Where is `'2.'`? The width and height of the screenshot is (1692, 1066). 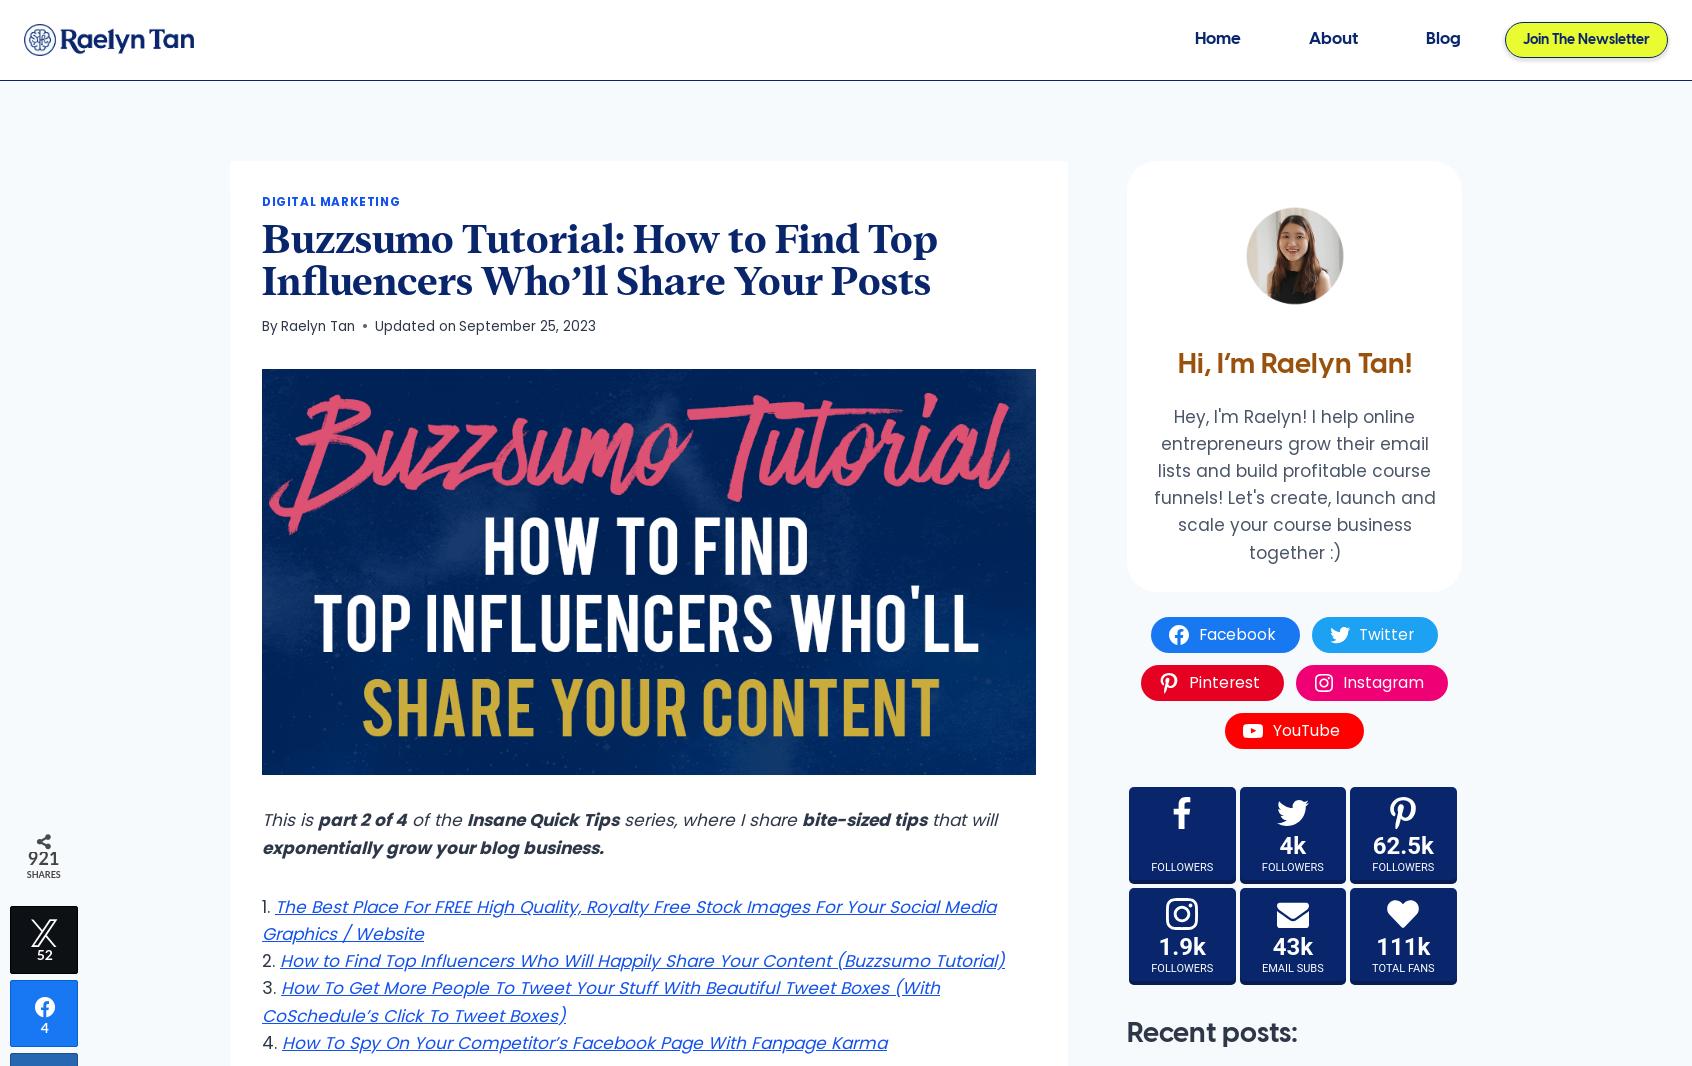 '2.' is located at coordinates (271, 960).